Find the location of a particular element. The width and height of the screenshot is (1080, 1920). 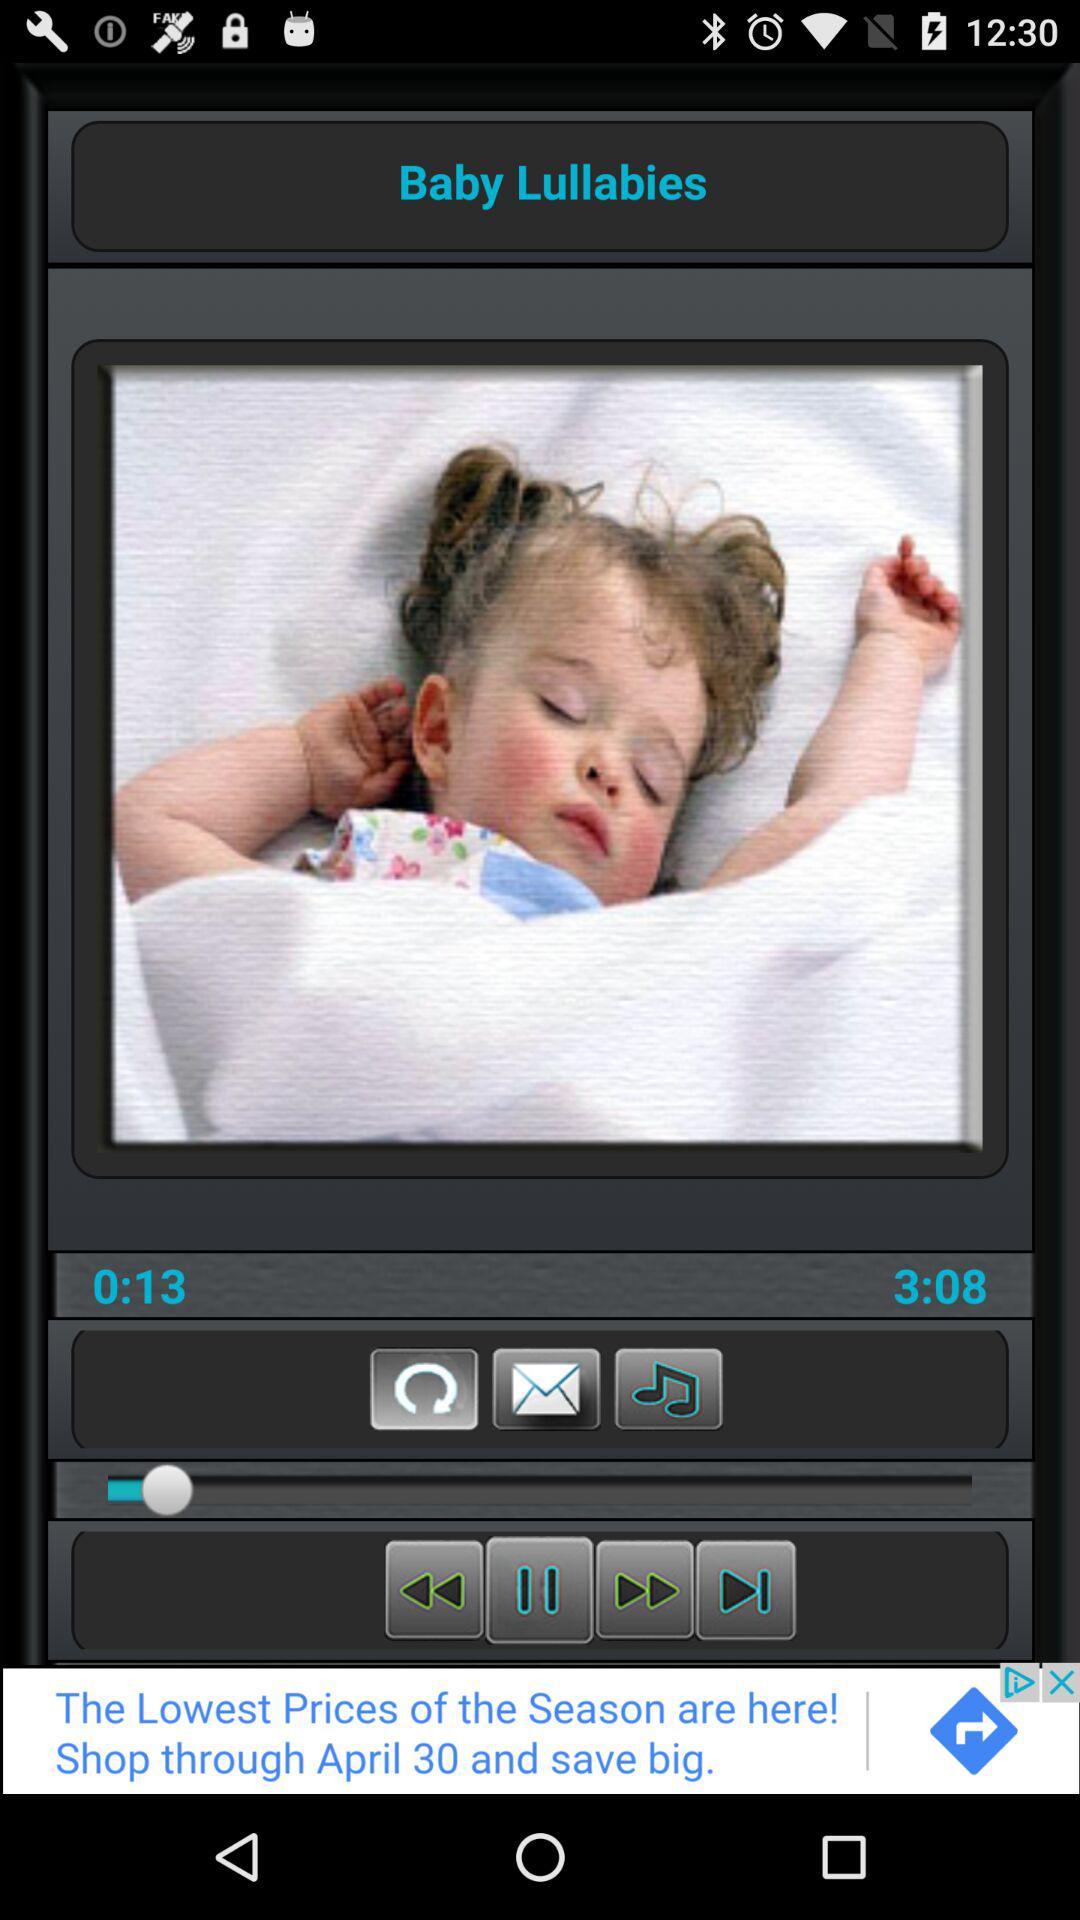

the av_rewind icon is located at coordinates (433, 1701).